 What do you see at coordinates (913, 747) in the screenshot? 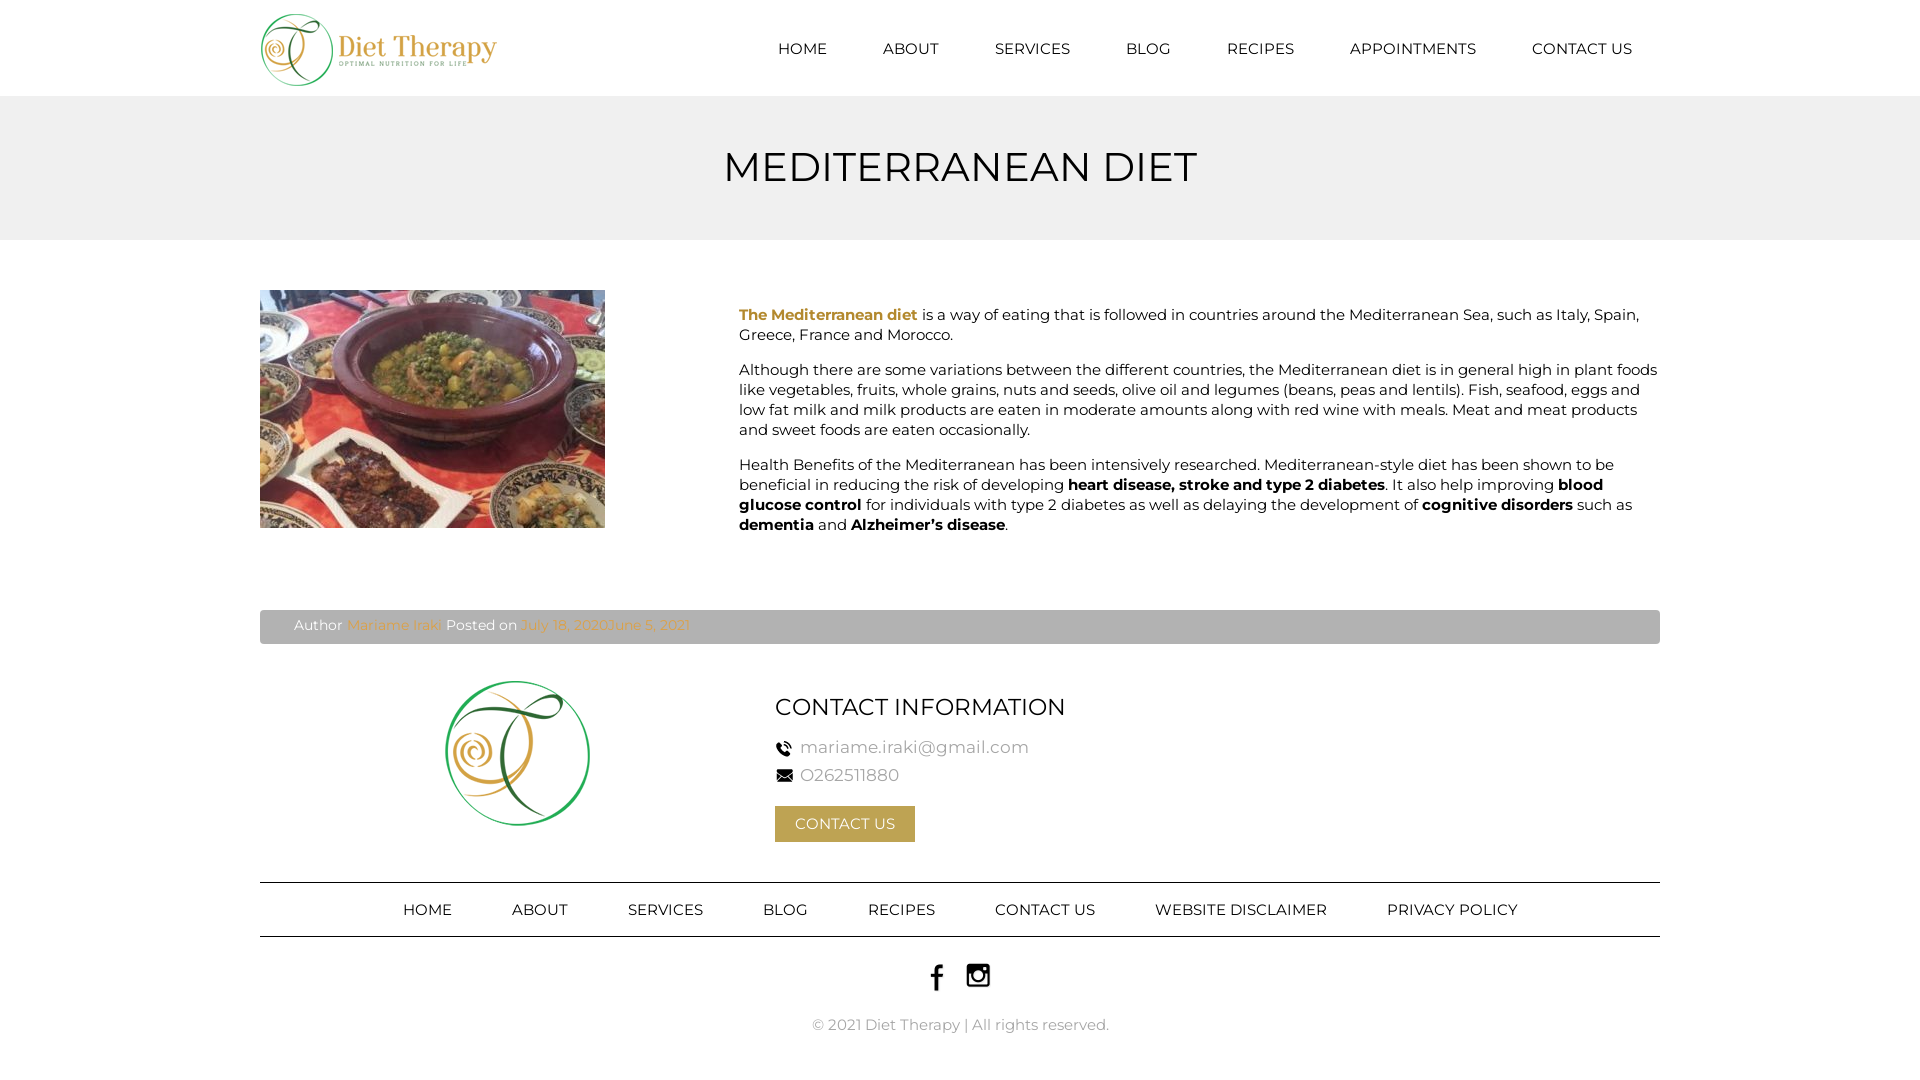
I see `'mariame.iraki@gmail.com'` at bounding box center [913, 747].